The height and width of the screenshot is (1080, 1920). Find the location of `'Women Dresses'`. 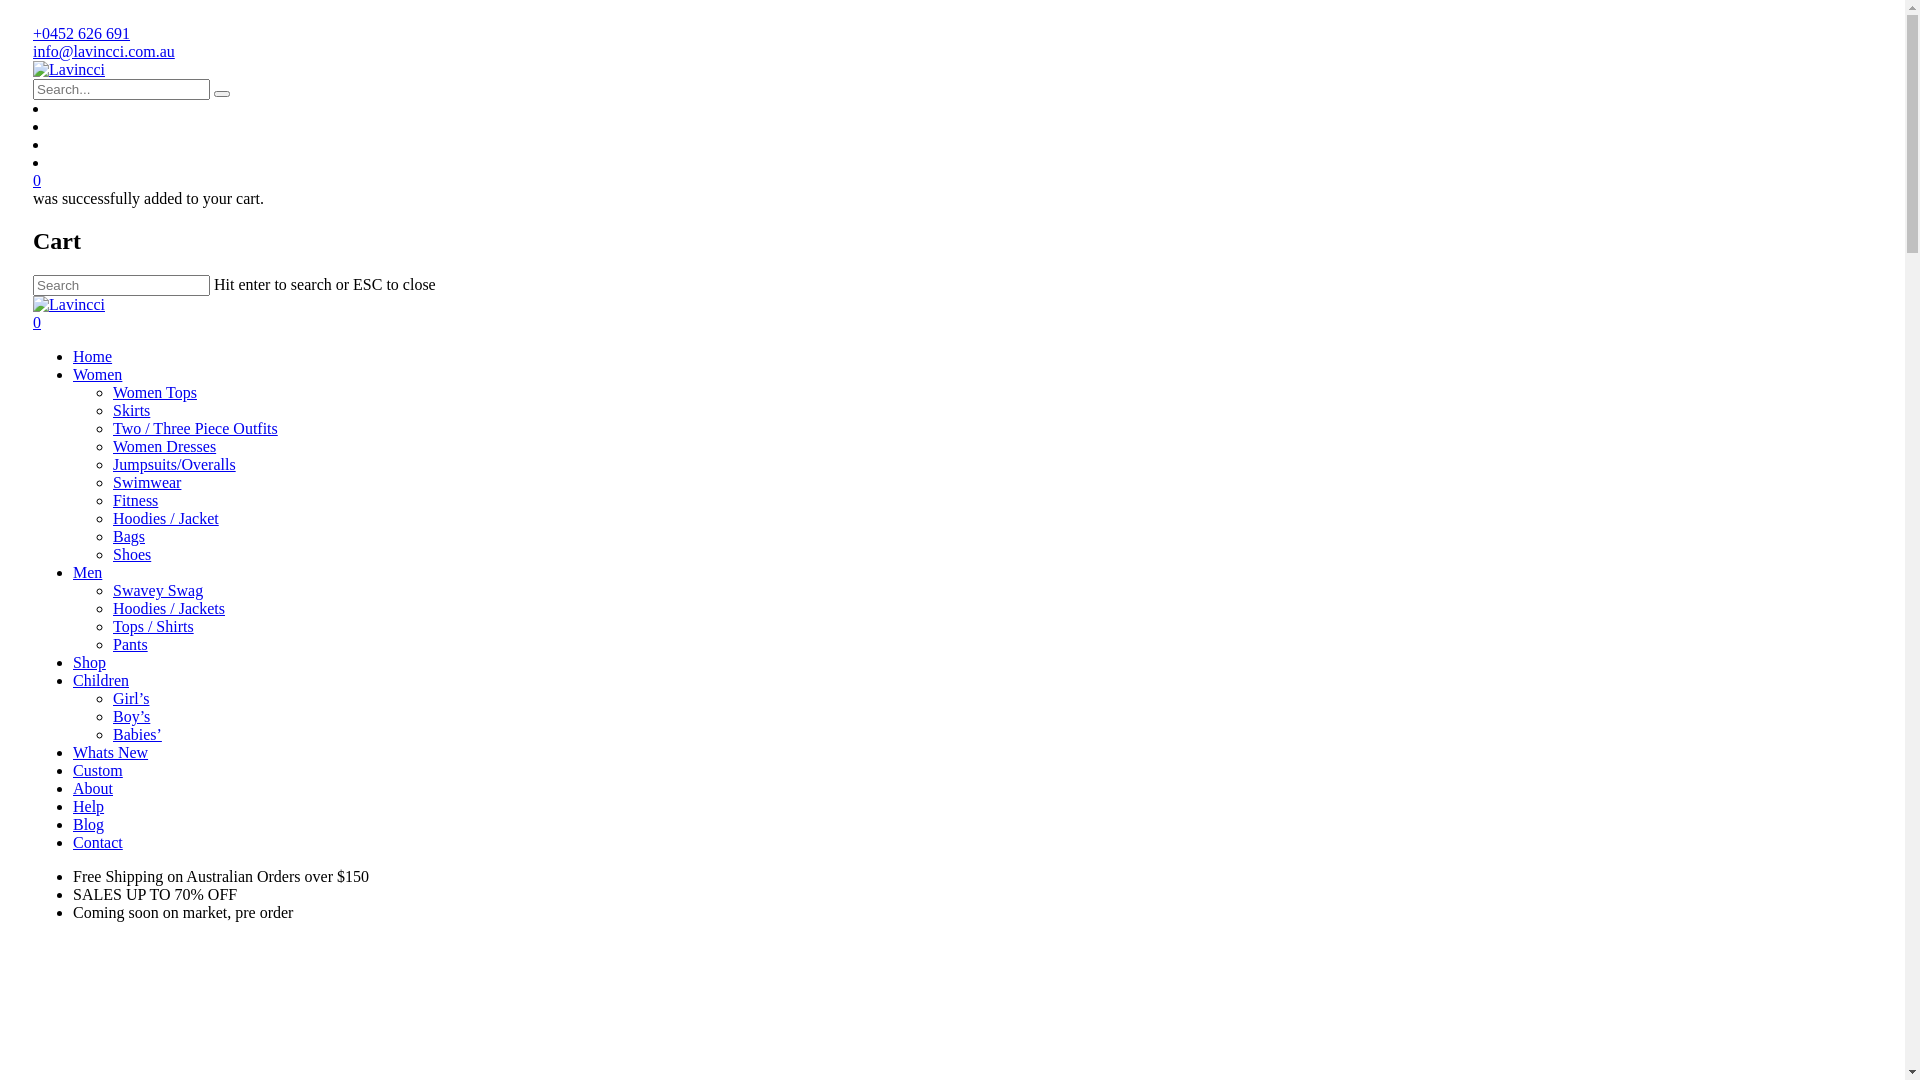

'Women Dresses' is located at coordinates (164, 445).